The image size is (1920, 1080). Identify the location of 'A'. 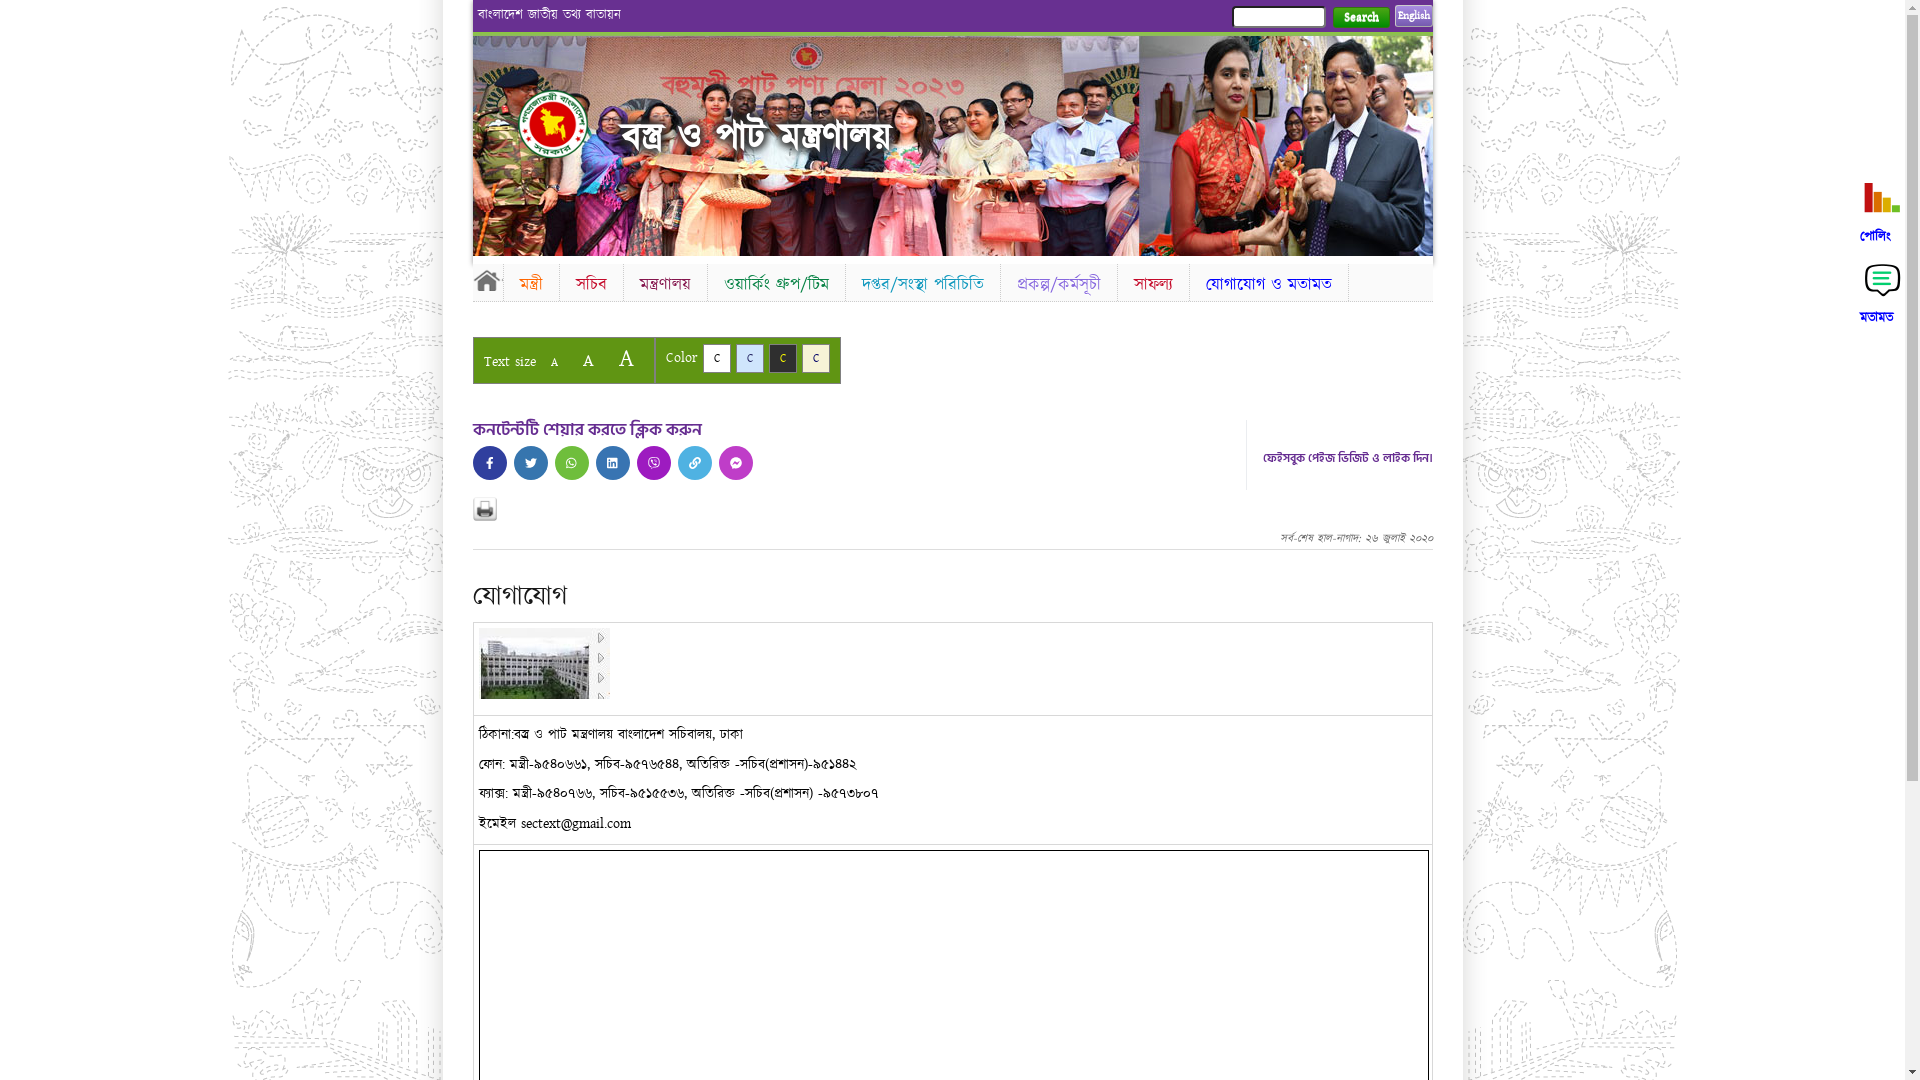
(607, 357).